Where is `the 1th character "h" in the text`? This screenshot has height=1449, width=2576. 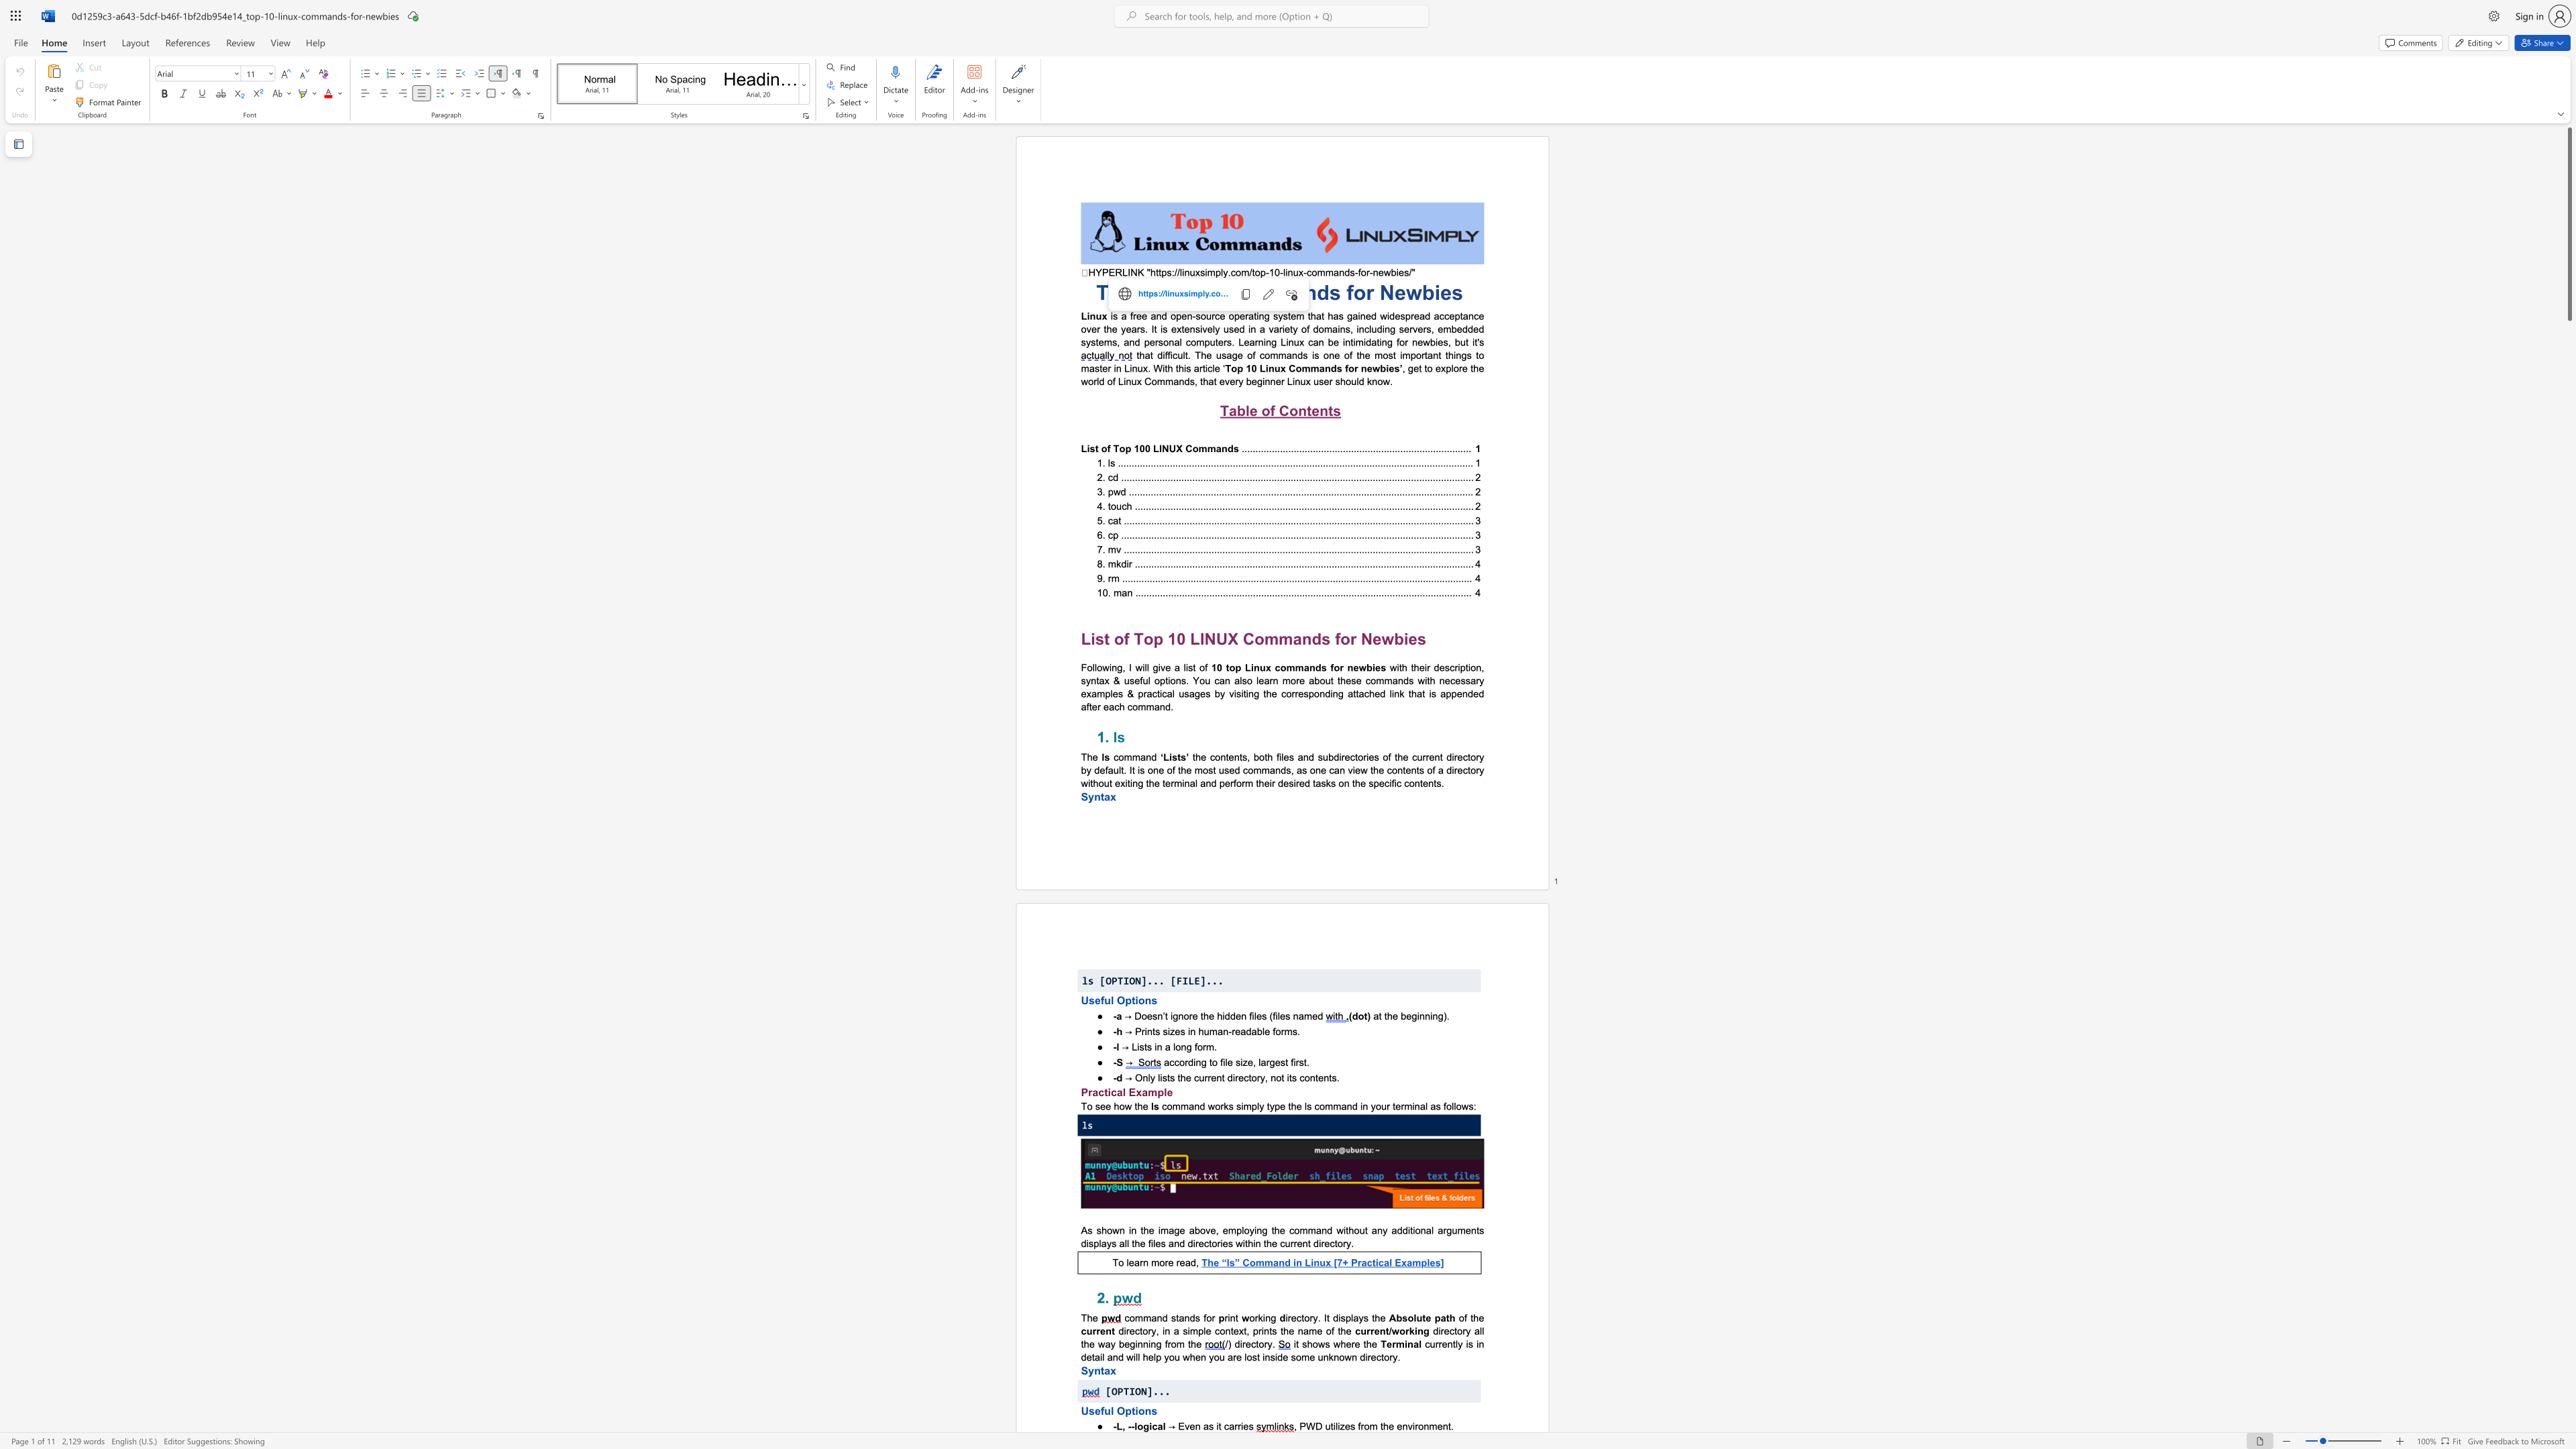 the 1th character "h" in the text is located at coordinates (1312, 316).